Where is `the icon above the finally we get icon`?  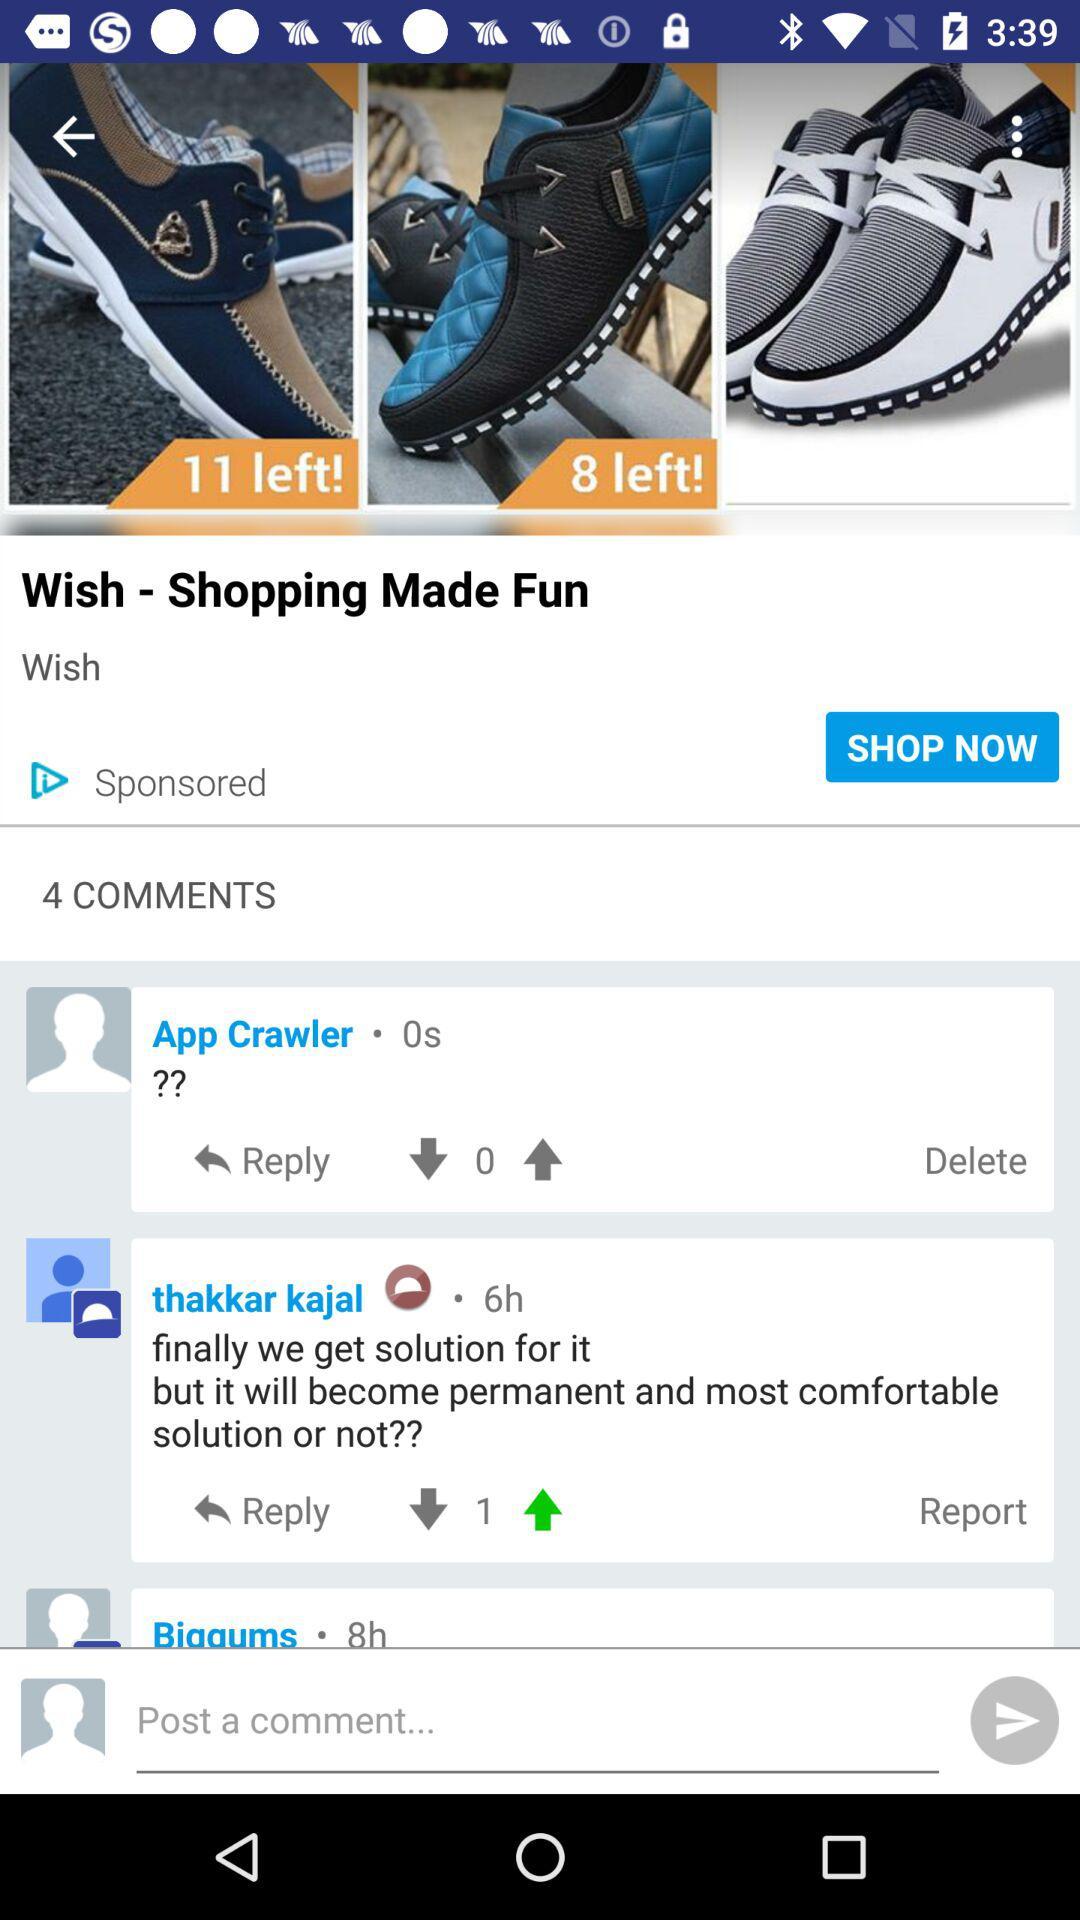 the icon above the finally we get icon is located at coordinates (591, 1290).